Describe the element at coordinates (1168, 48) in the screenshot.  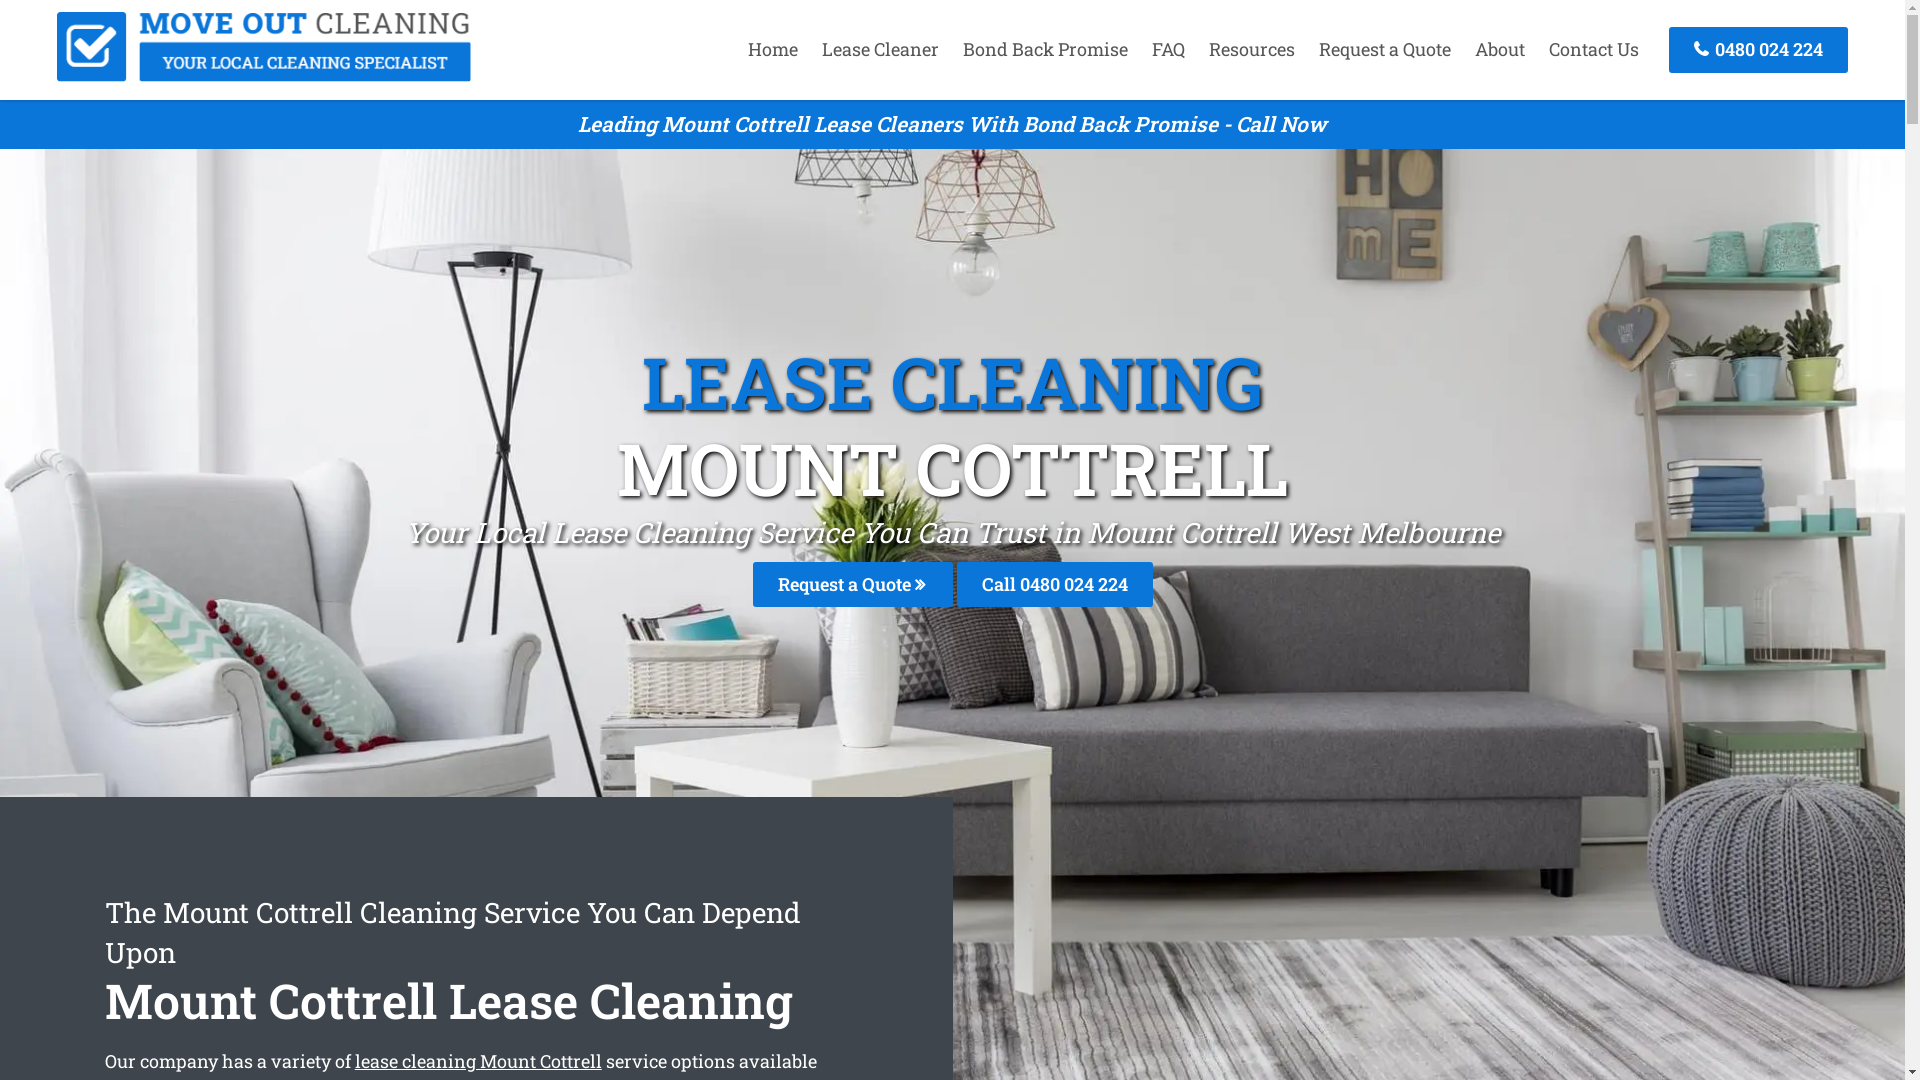
I see `'FAQ'` at that location.